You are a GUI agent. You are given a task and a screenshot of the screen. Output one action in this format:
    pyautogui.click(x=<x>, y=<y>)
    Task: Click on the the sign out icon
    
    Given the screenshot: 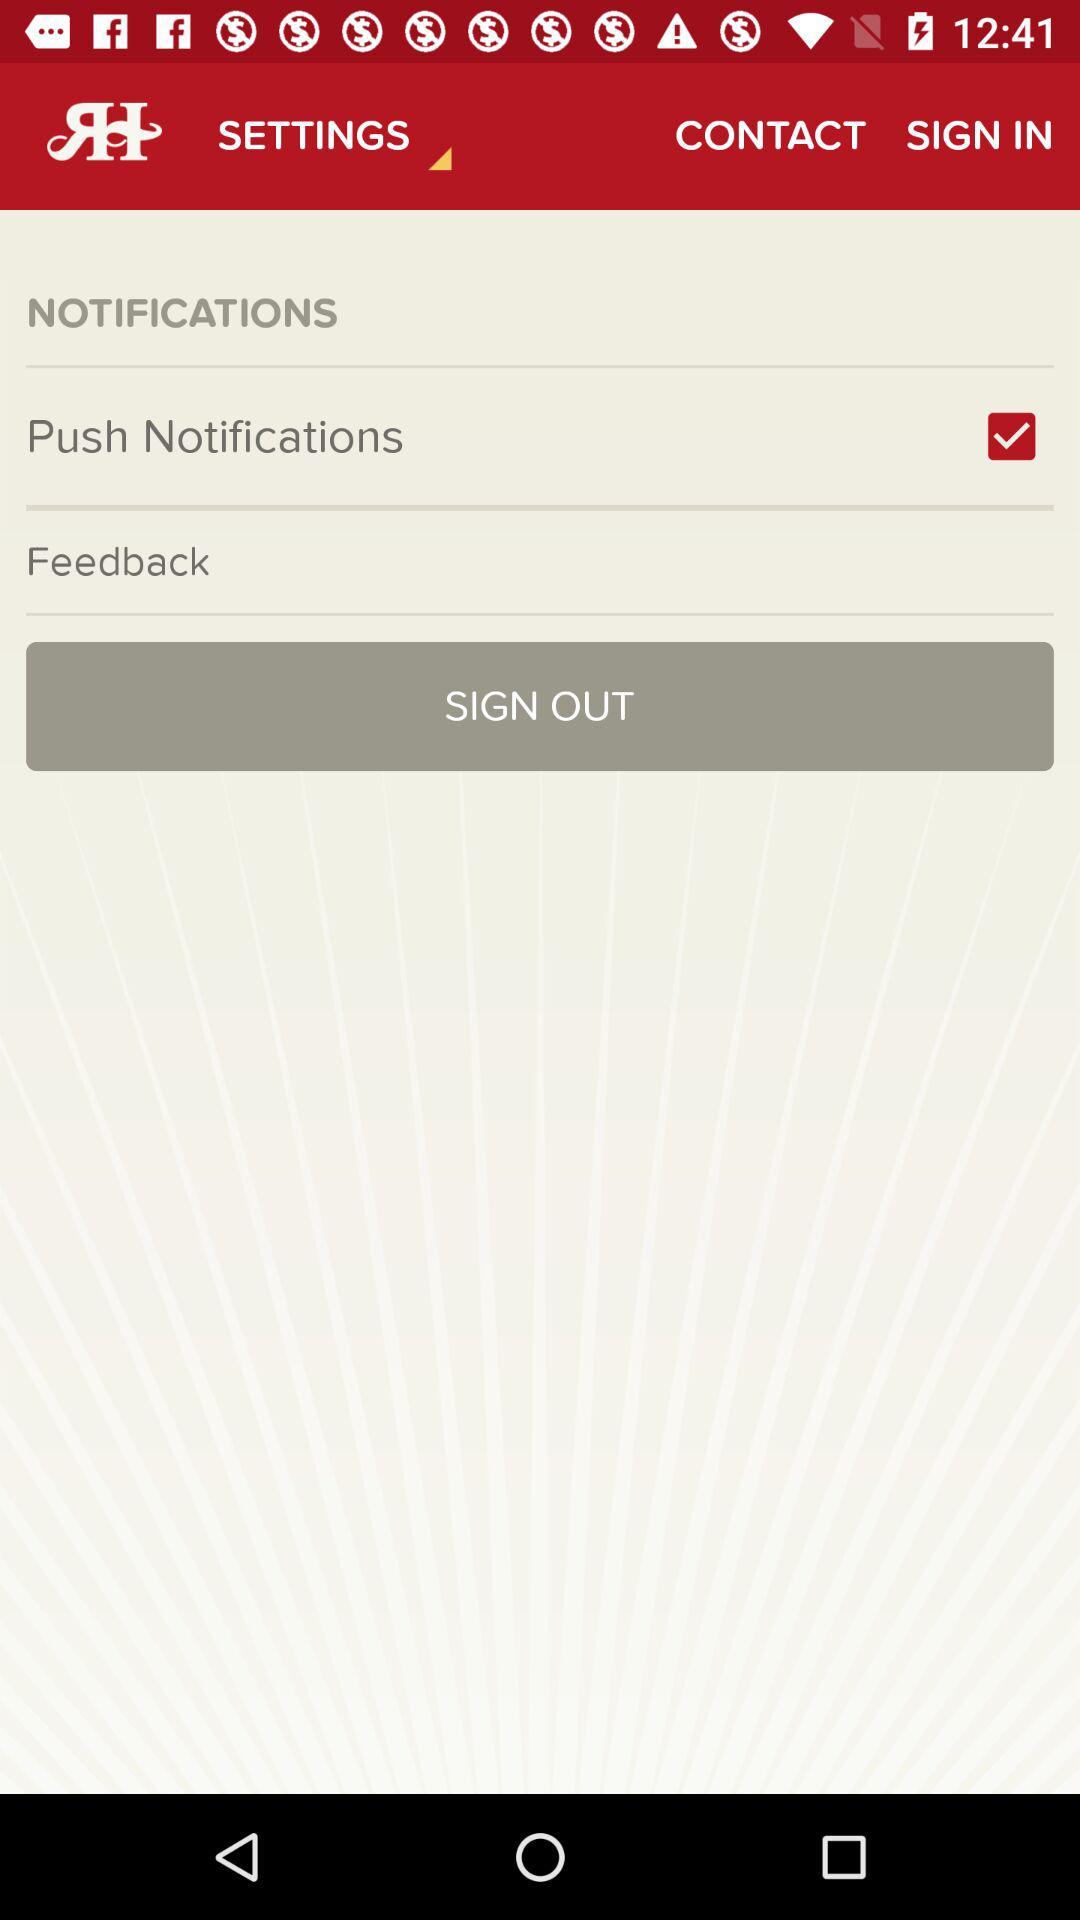 What is the action you would take?
    pyautogui.click(x=540, y=706)
    